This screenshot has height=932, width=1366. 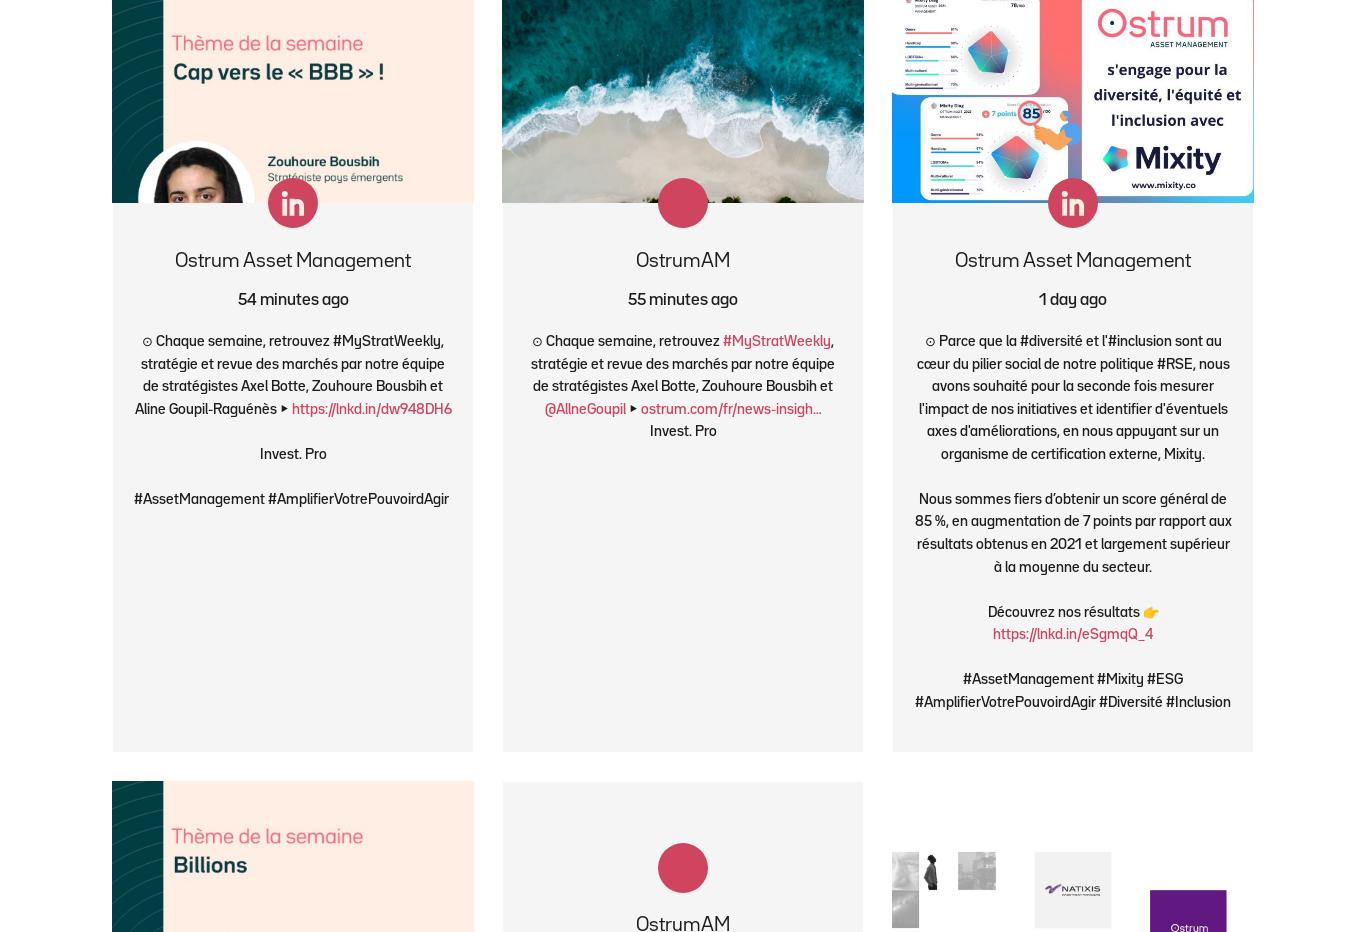 What do you see at coordinates (683, 300) in the screenshot?
I see `'55 minutes ago'` at bounding box center [683, 300].